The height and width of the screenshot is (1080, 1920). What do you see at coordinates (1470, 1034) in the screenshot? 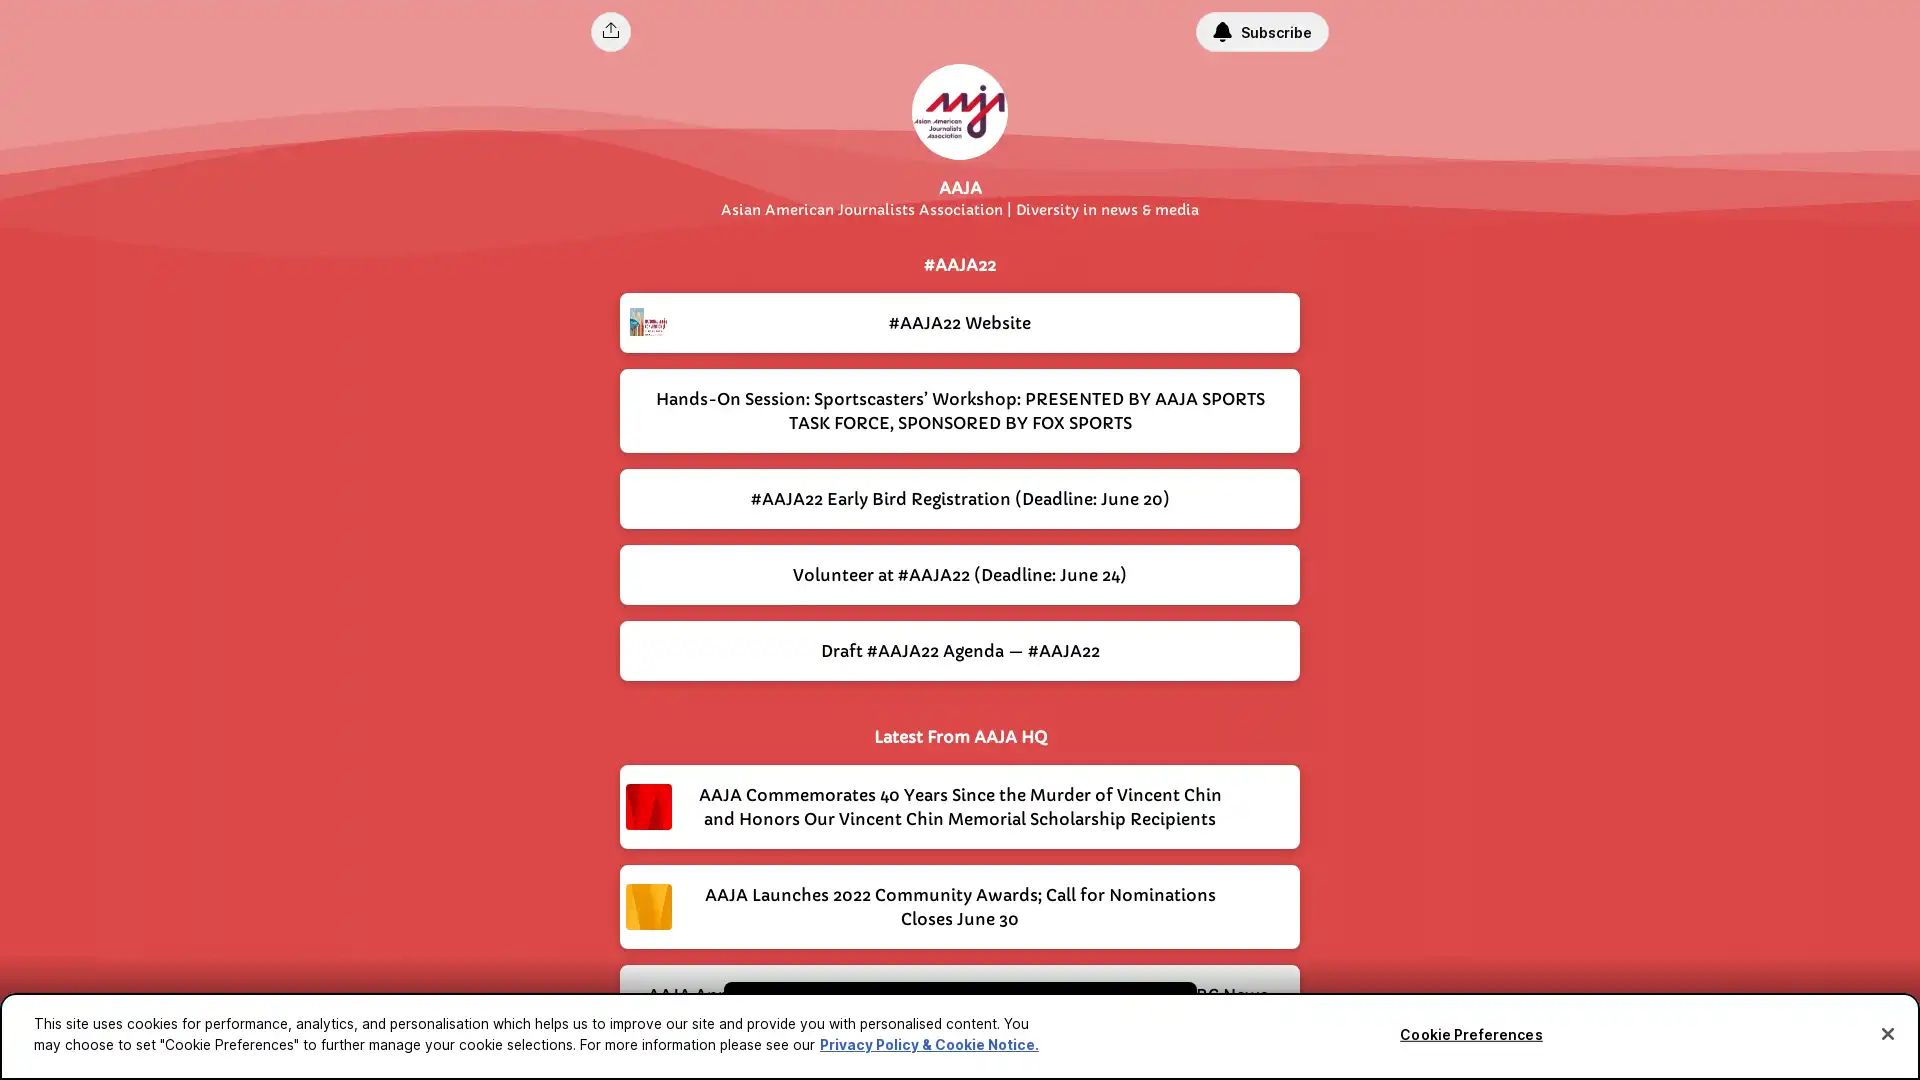
I see `Cookie Preferences` at bounding box center [1470, 1034].